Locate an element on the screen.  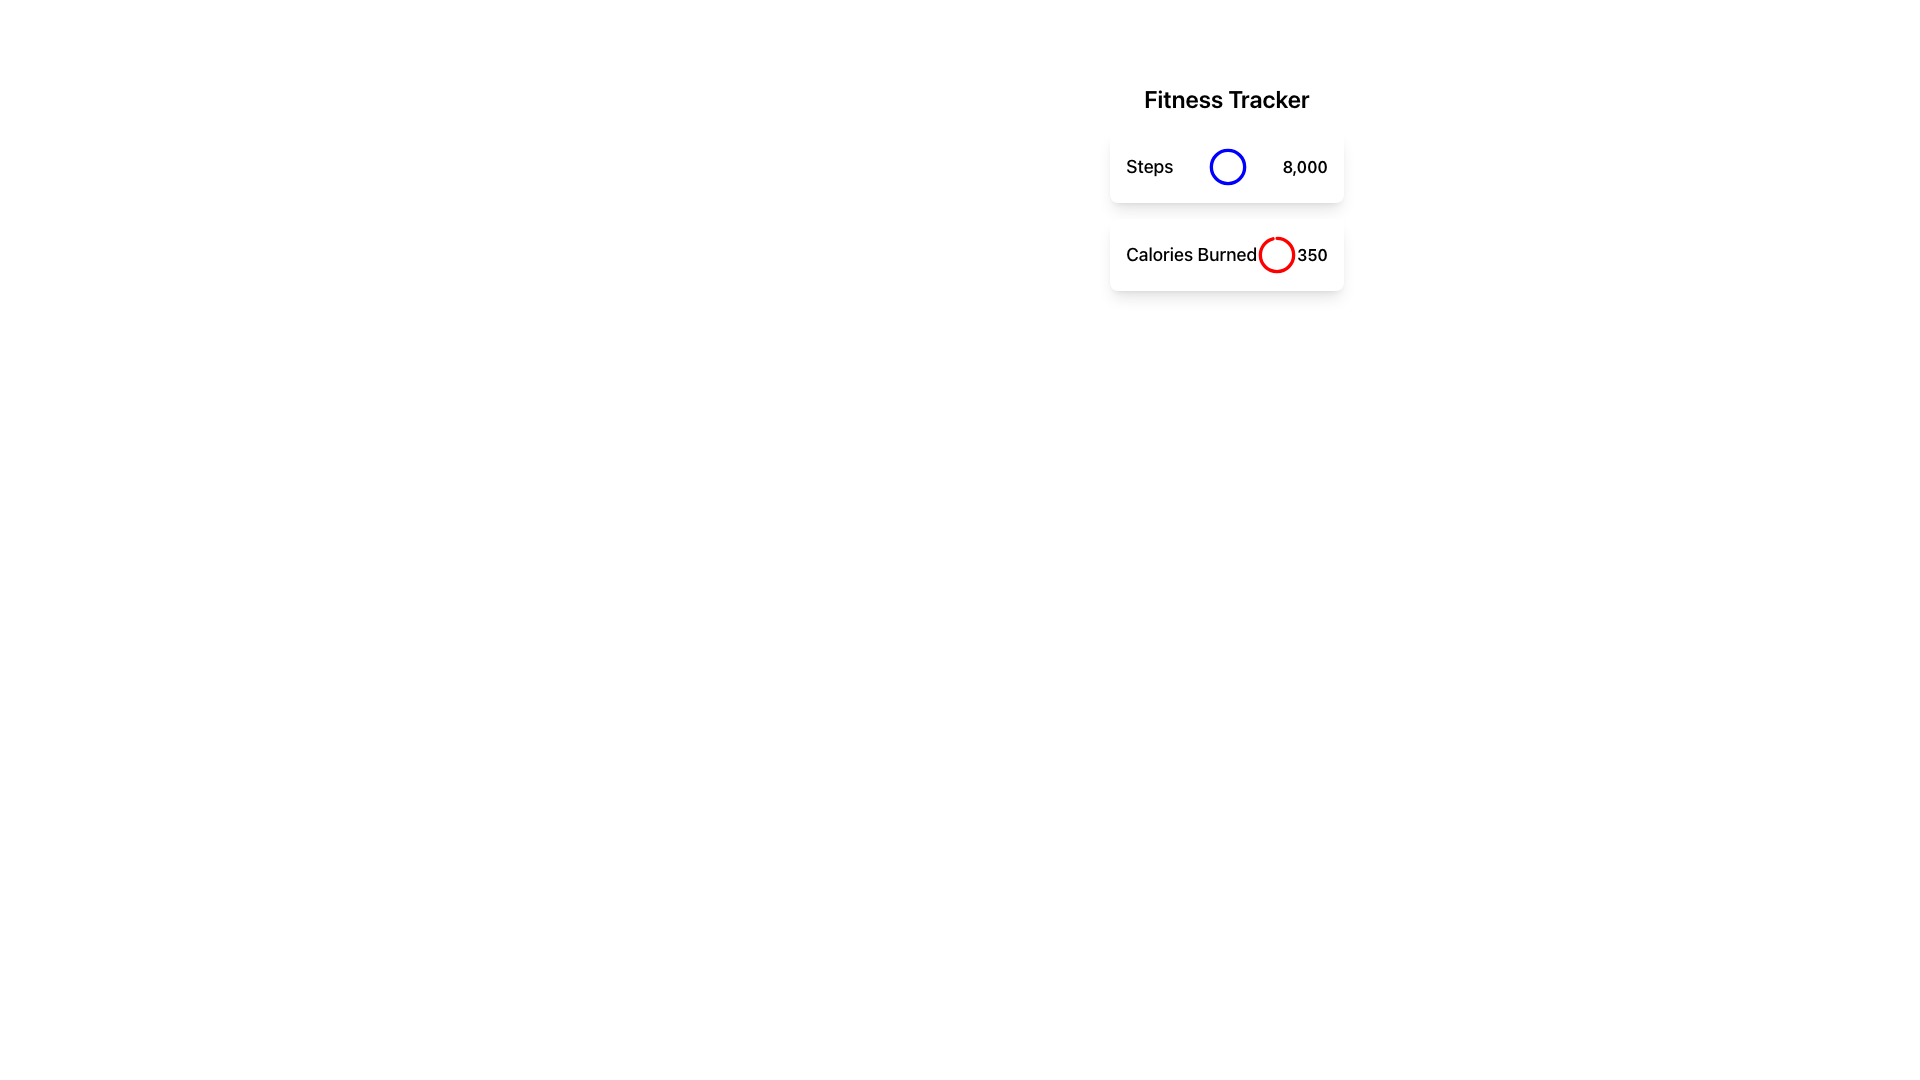
the circular graphical element indicating calories burned, located within the 'Calories Burned' card, positioned between the label 'Calories Burned' and the numeric value '350' is located at coordinates (1276, 253).